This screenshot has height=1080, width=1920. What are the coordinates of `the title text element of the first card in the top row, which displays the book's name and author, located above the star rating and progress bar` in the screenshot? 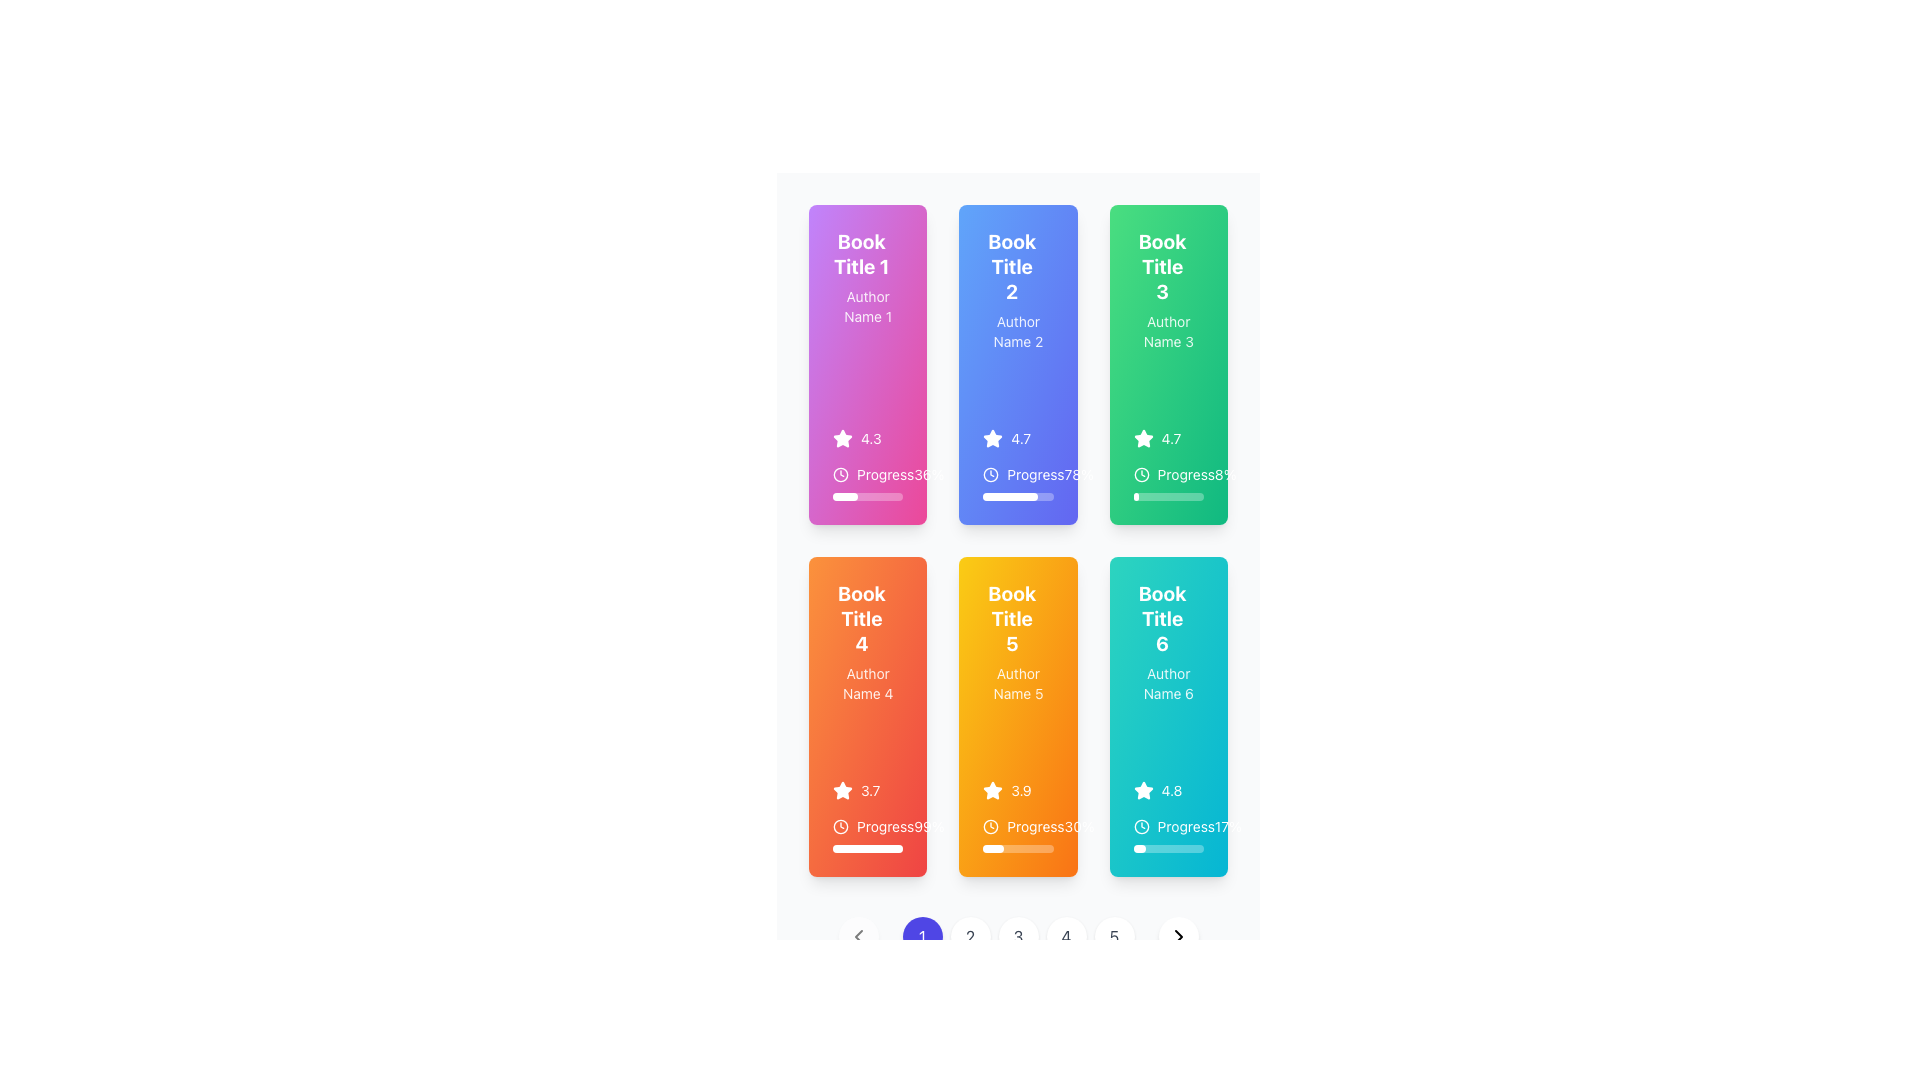 It's located at (868, 277).